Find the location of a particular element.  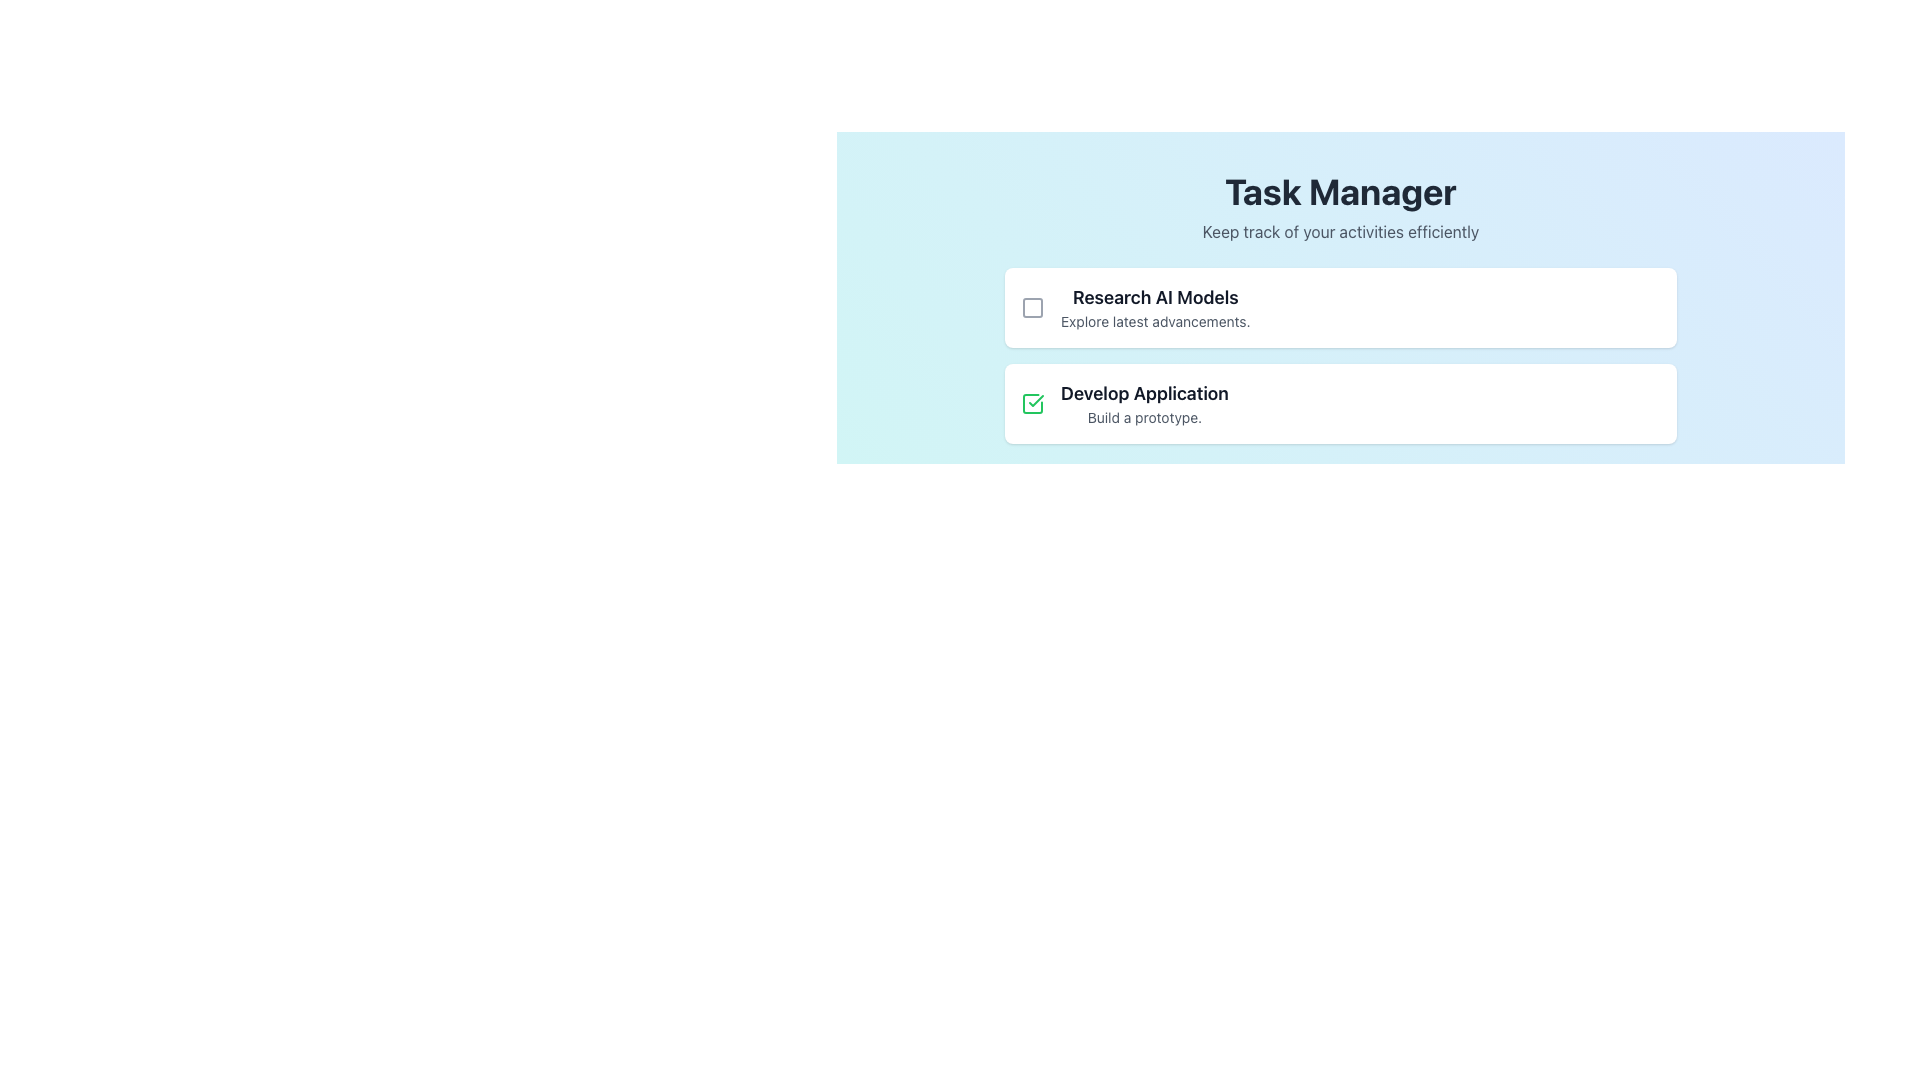

the checkmark icon representing completion in the task list adjacent to 'Develop Application' is located at coordinates (1036, 401).